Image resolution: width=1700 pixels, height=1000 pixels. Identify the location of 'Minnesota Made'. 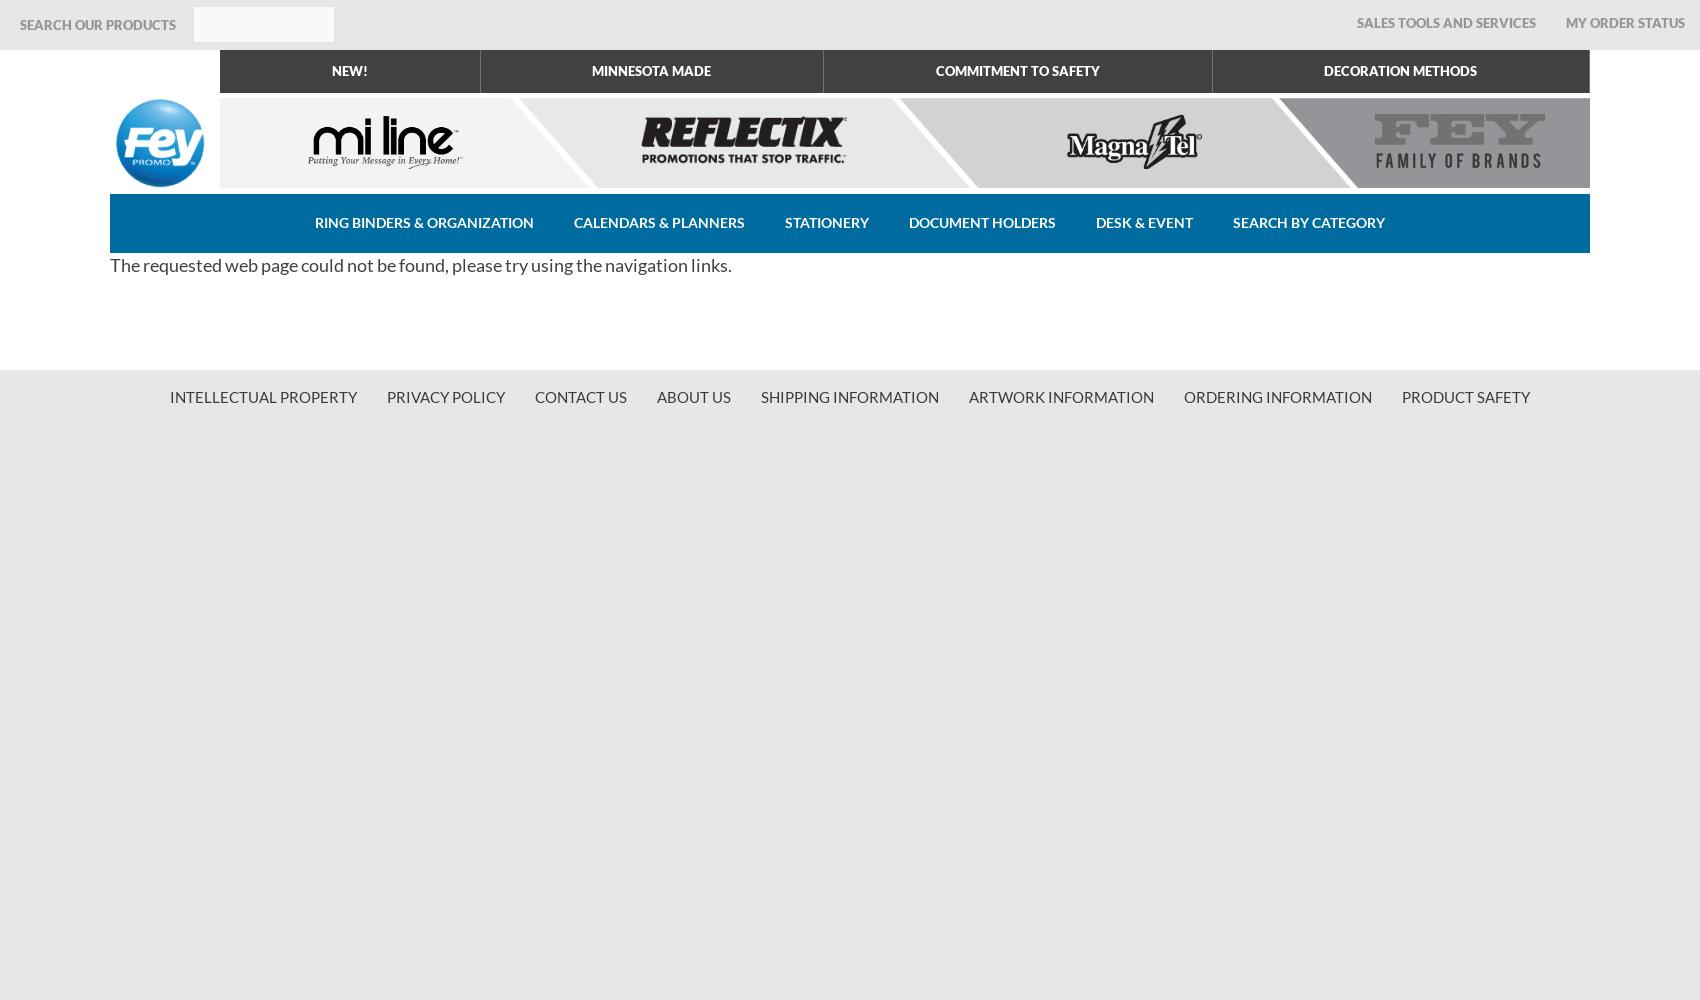
(651, 70).